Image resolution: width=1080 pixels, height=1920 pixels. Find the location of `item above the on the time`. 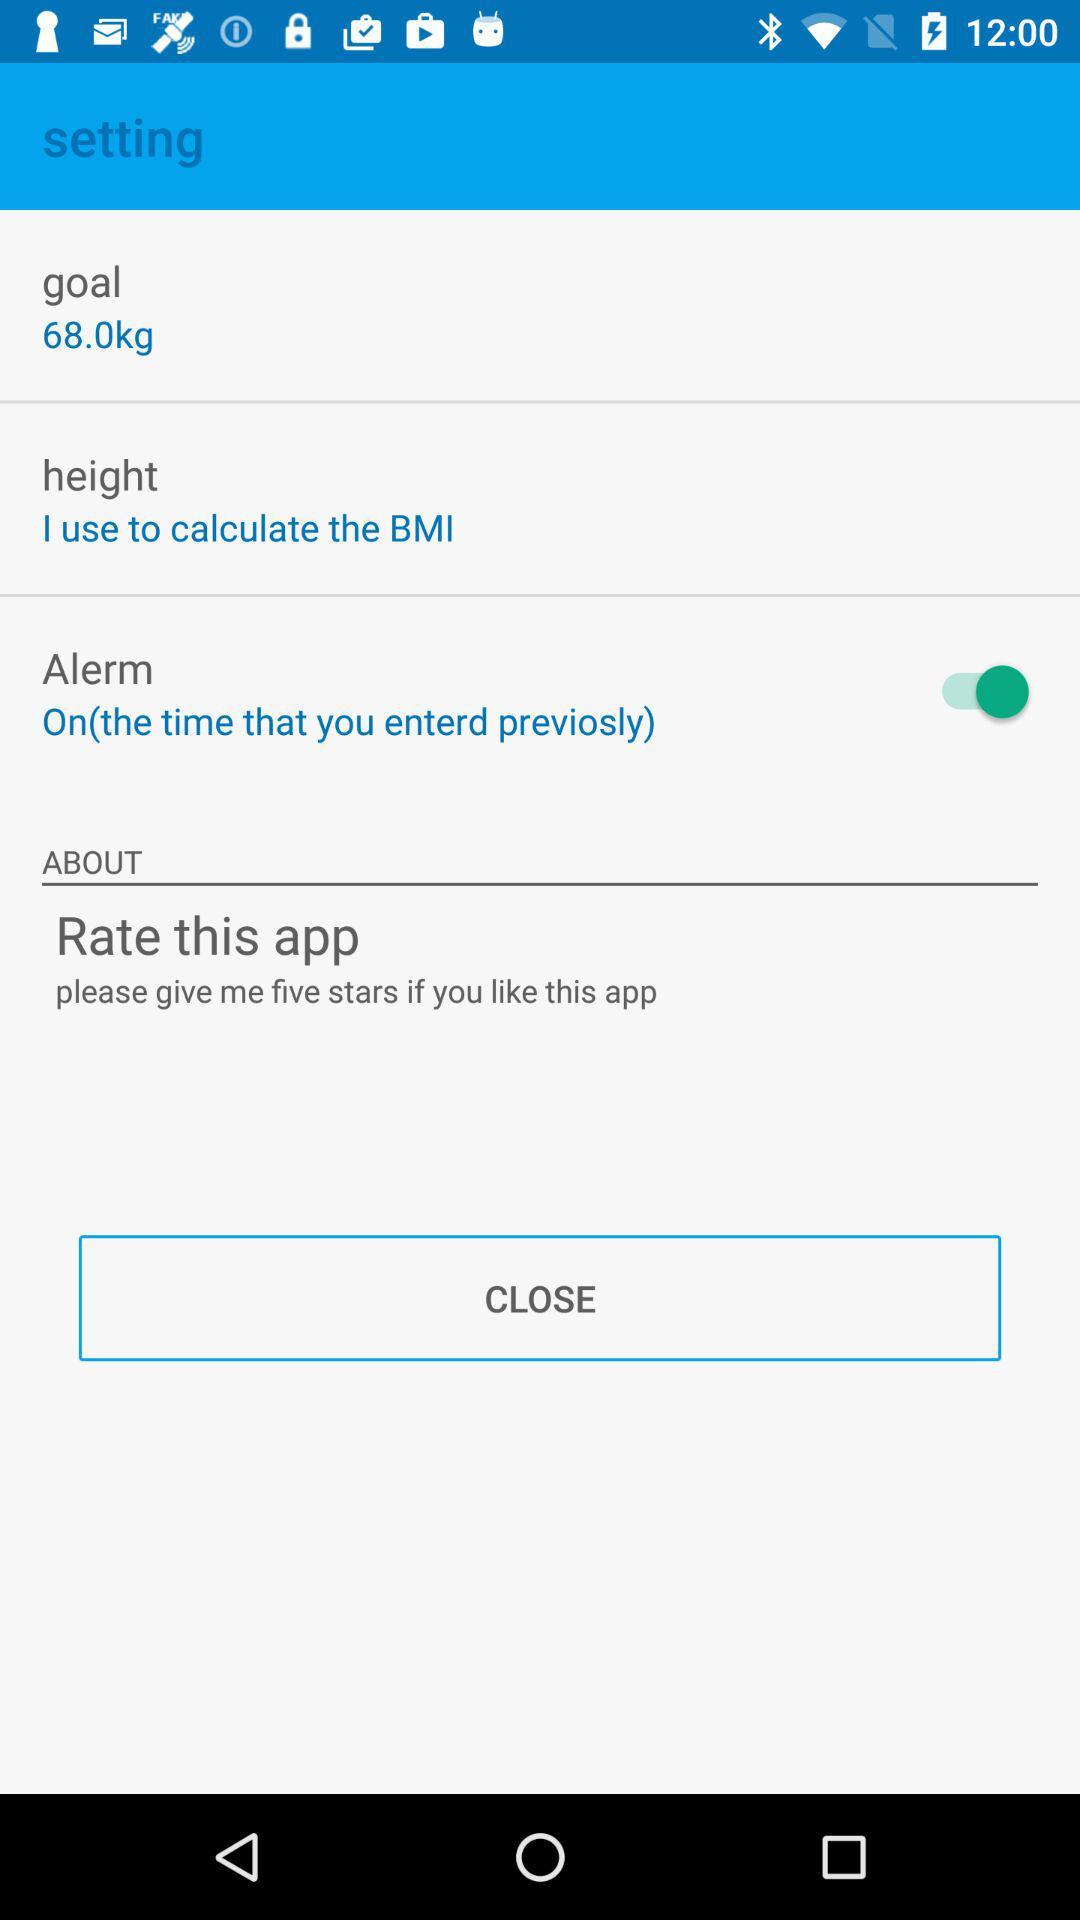

item above the on the time is located at coordinates (97, 667).